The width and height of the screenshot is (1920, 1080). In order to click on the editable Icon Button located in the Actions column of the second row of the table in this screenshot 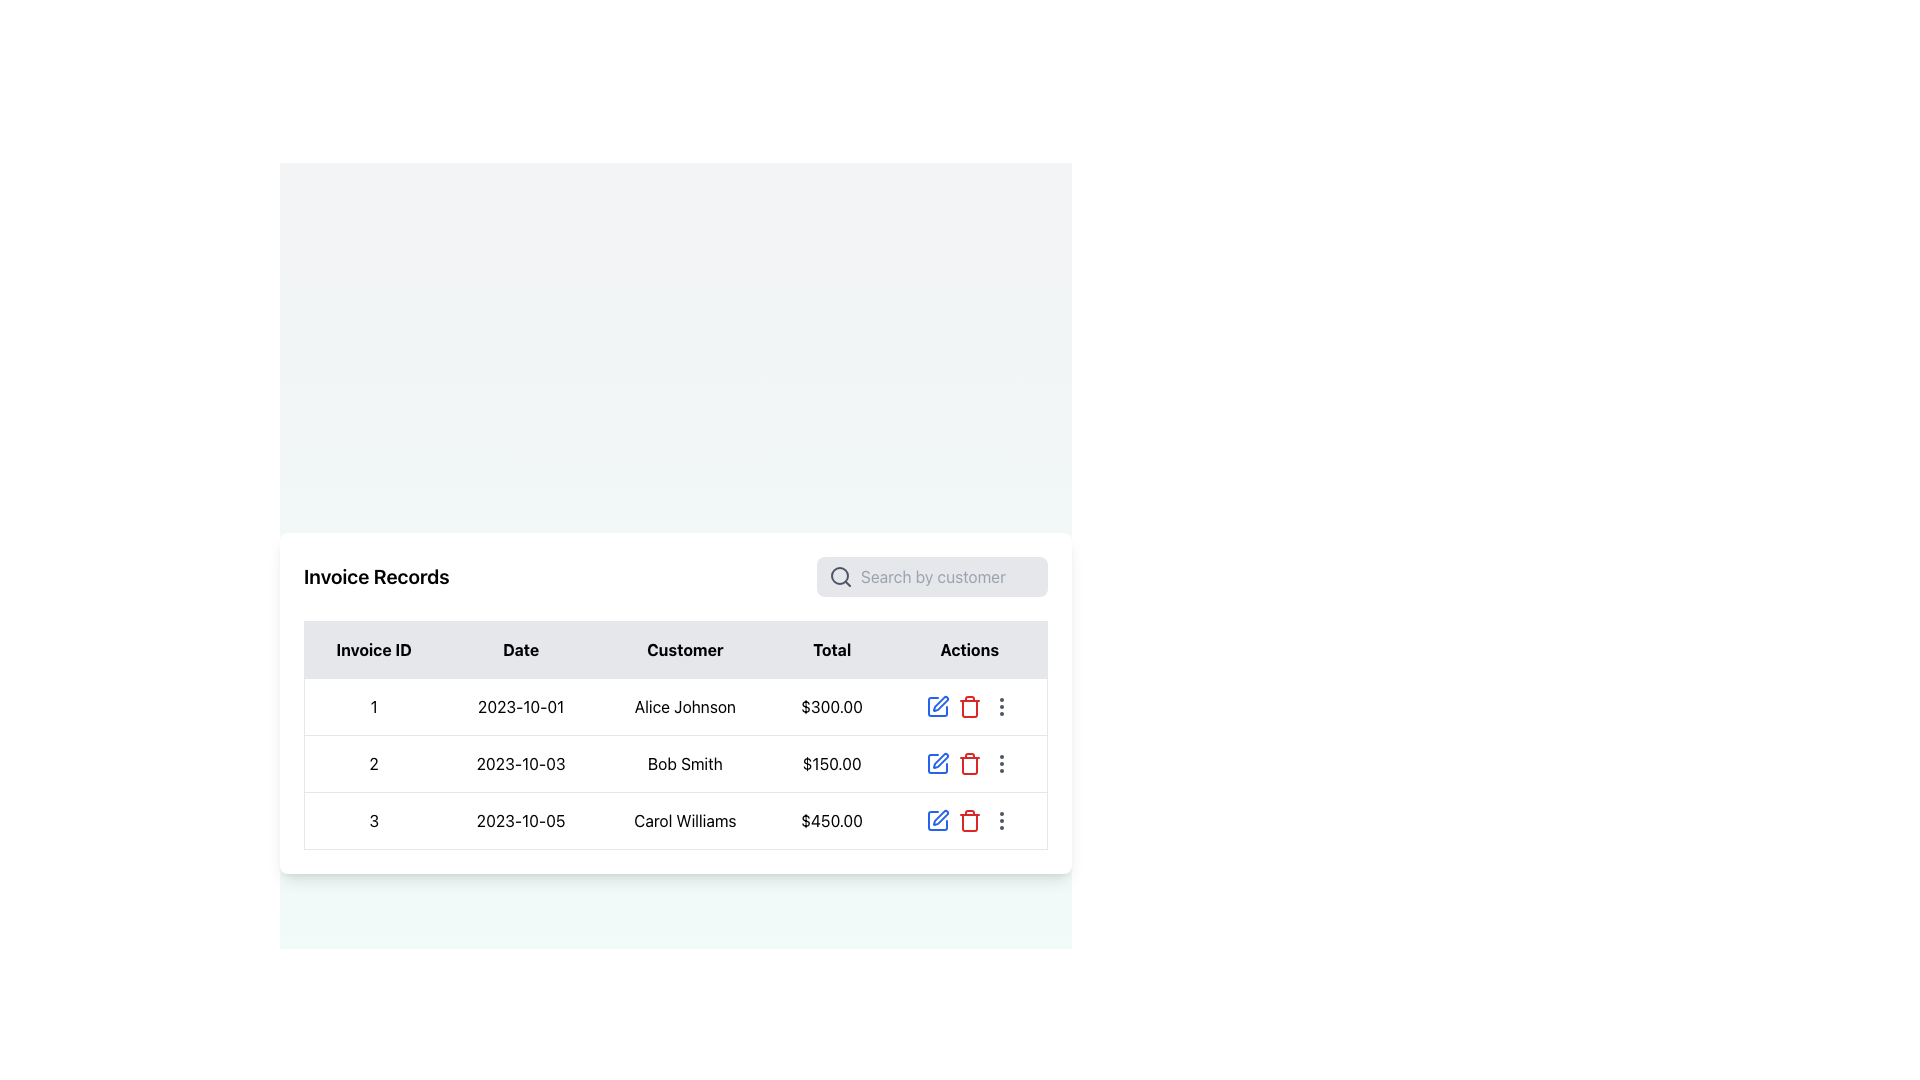, I will do `click(936, 763)`.